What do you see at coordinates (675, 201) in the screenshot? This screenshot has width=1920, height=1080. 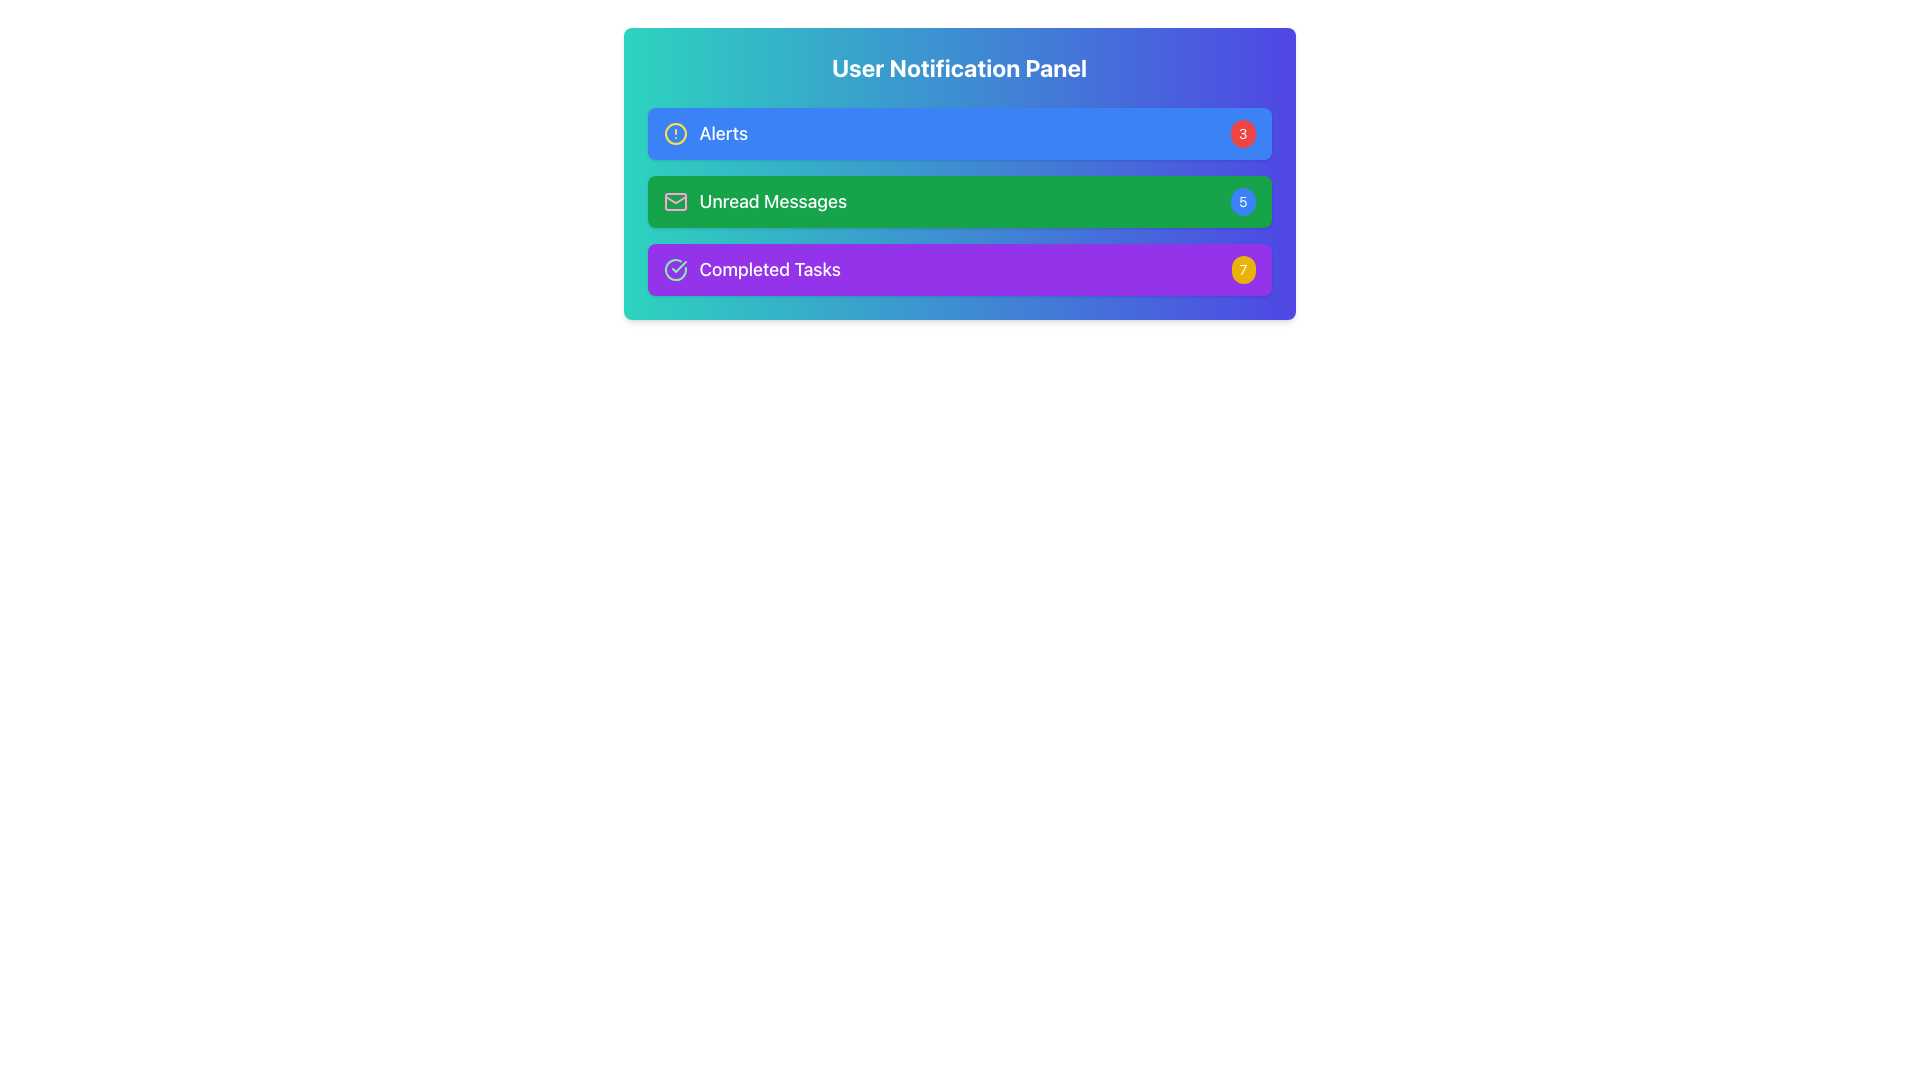 I see `the envelope icon representing unread messages in the notification panel, which contains a rectangle inside it on the left side of the notification row` at bounding box center [675, 201].